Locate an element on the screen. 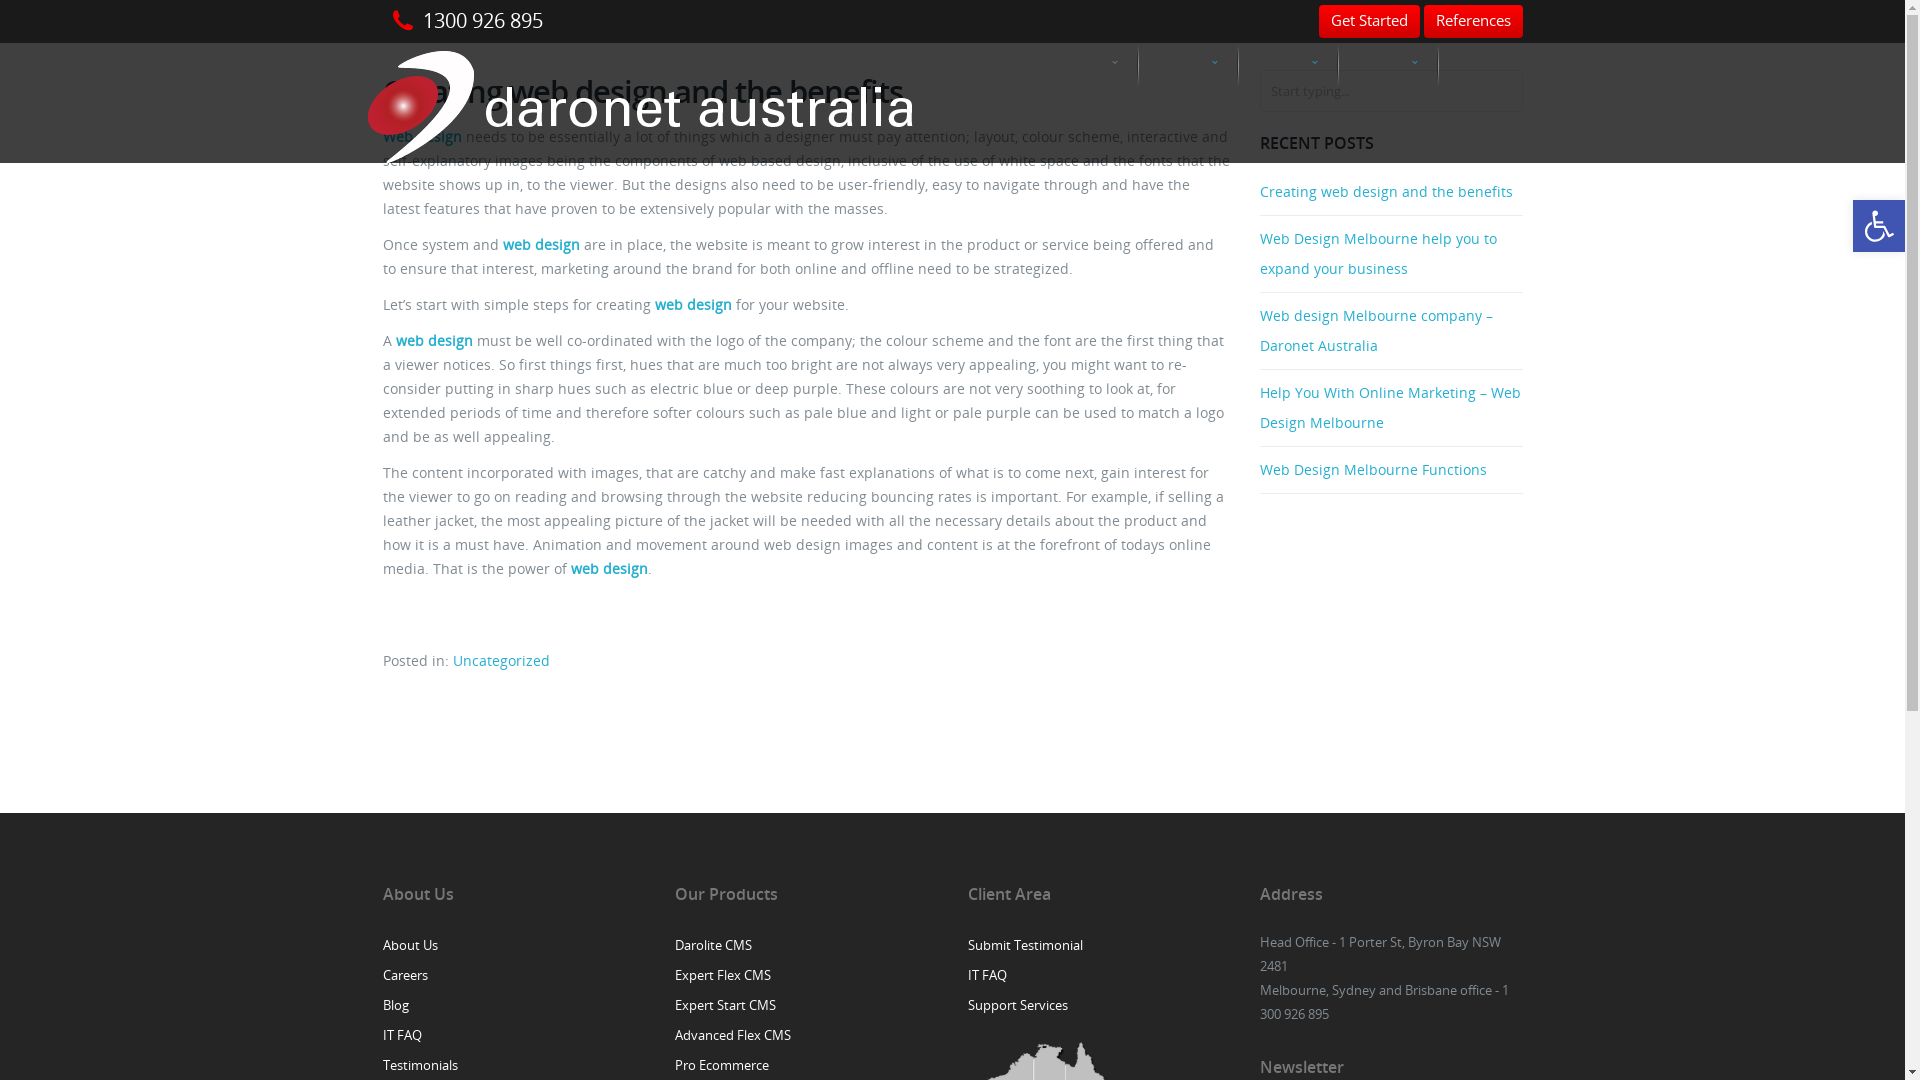 This screenshot has height=1080, width=1920. 'Expert Start CMS' is located at coordinates (724, 1005).